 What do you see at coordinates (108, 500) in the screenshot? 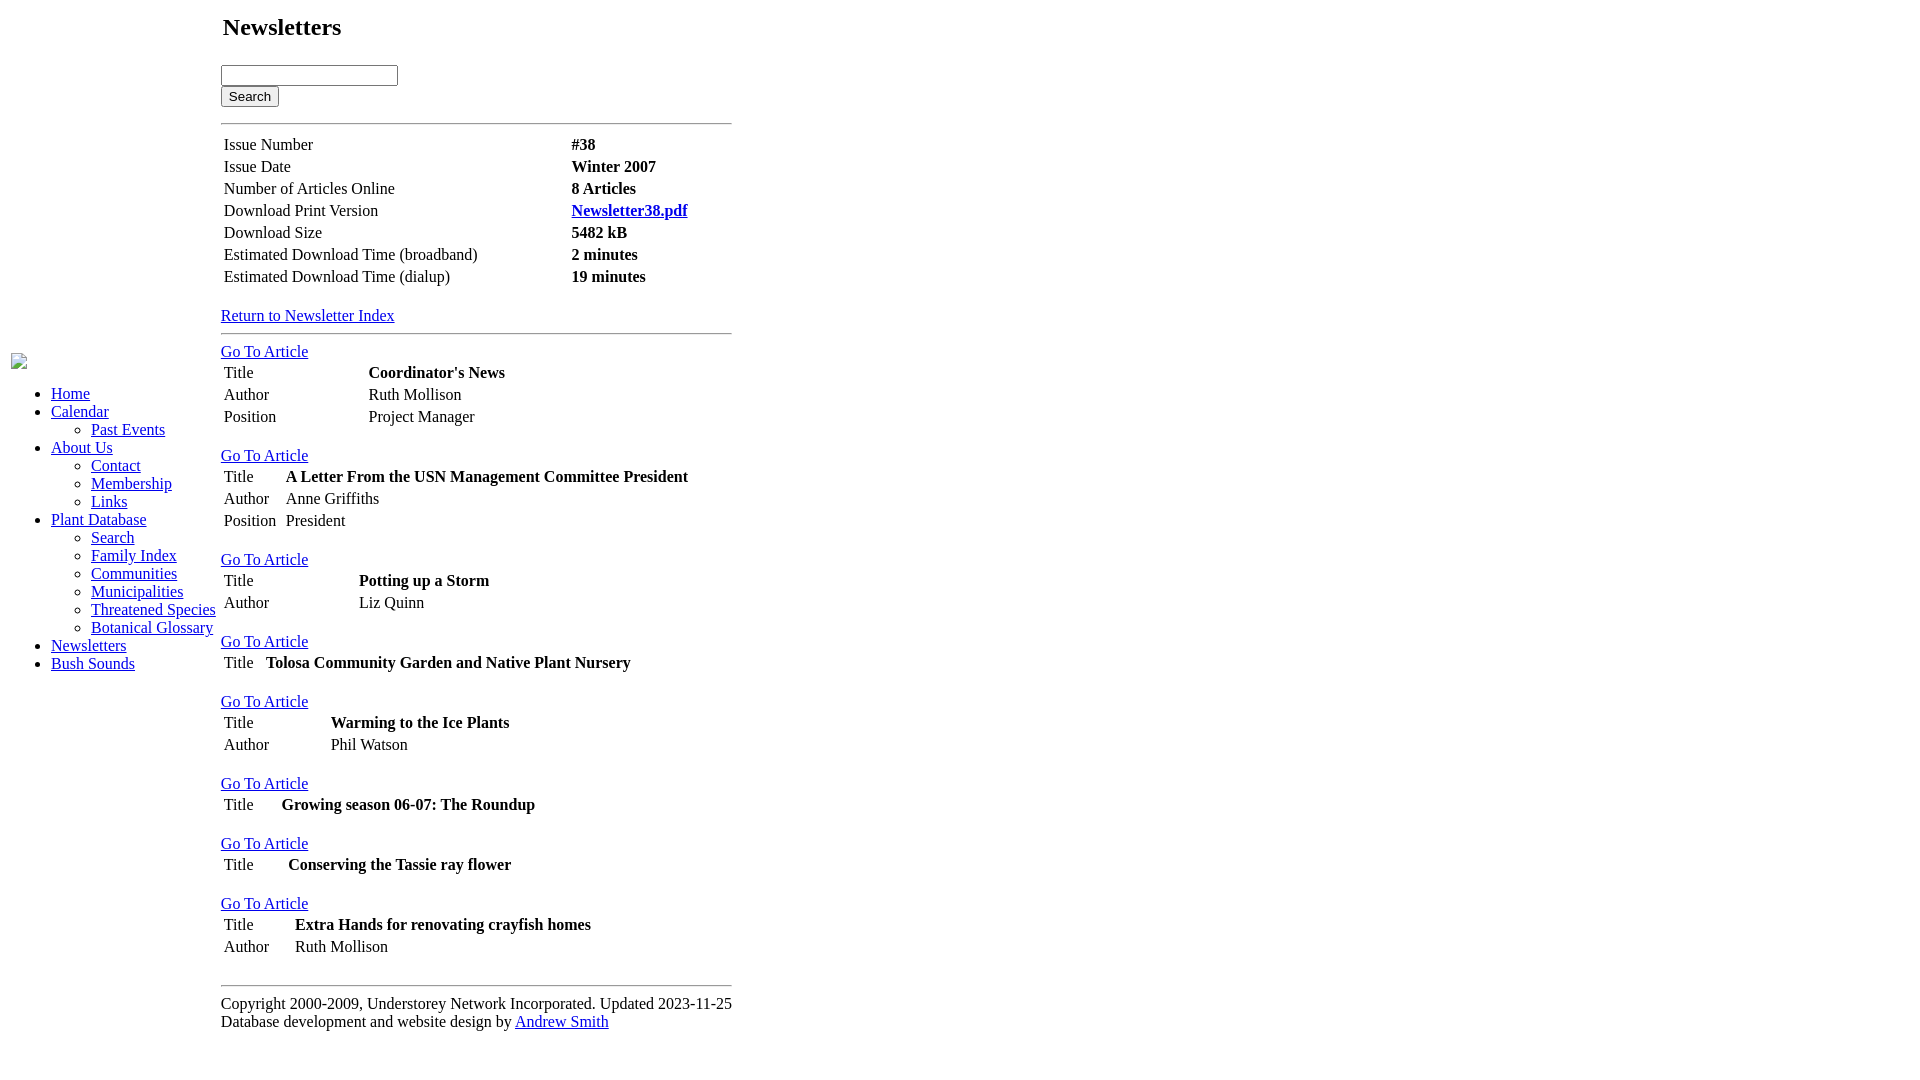
I see `'Links'` at bounding box center [108, 500].